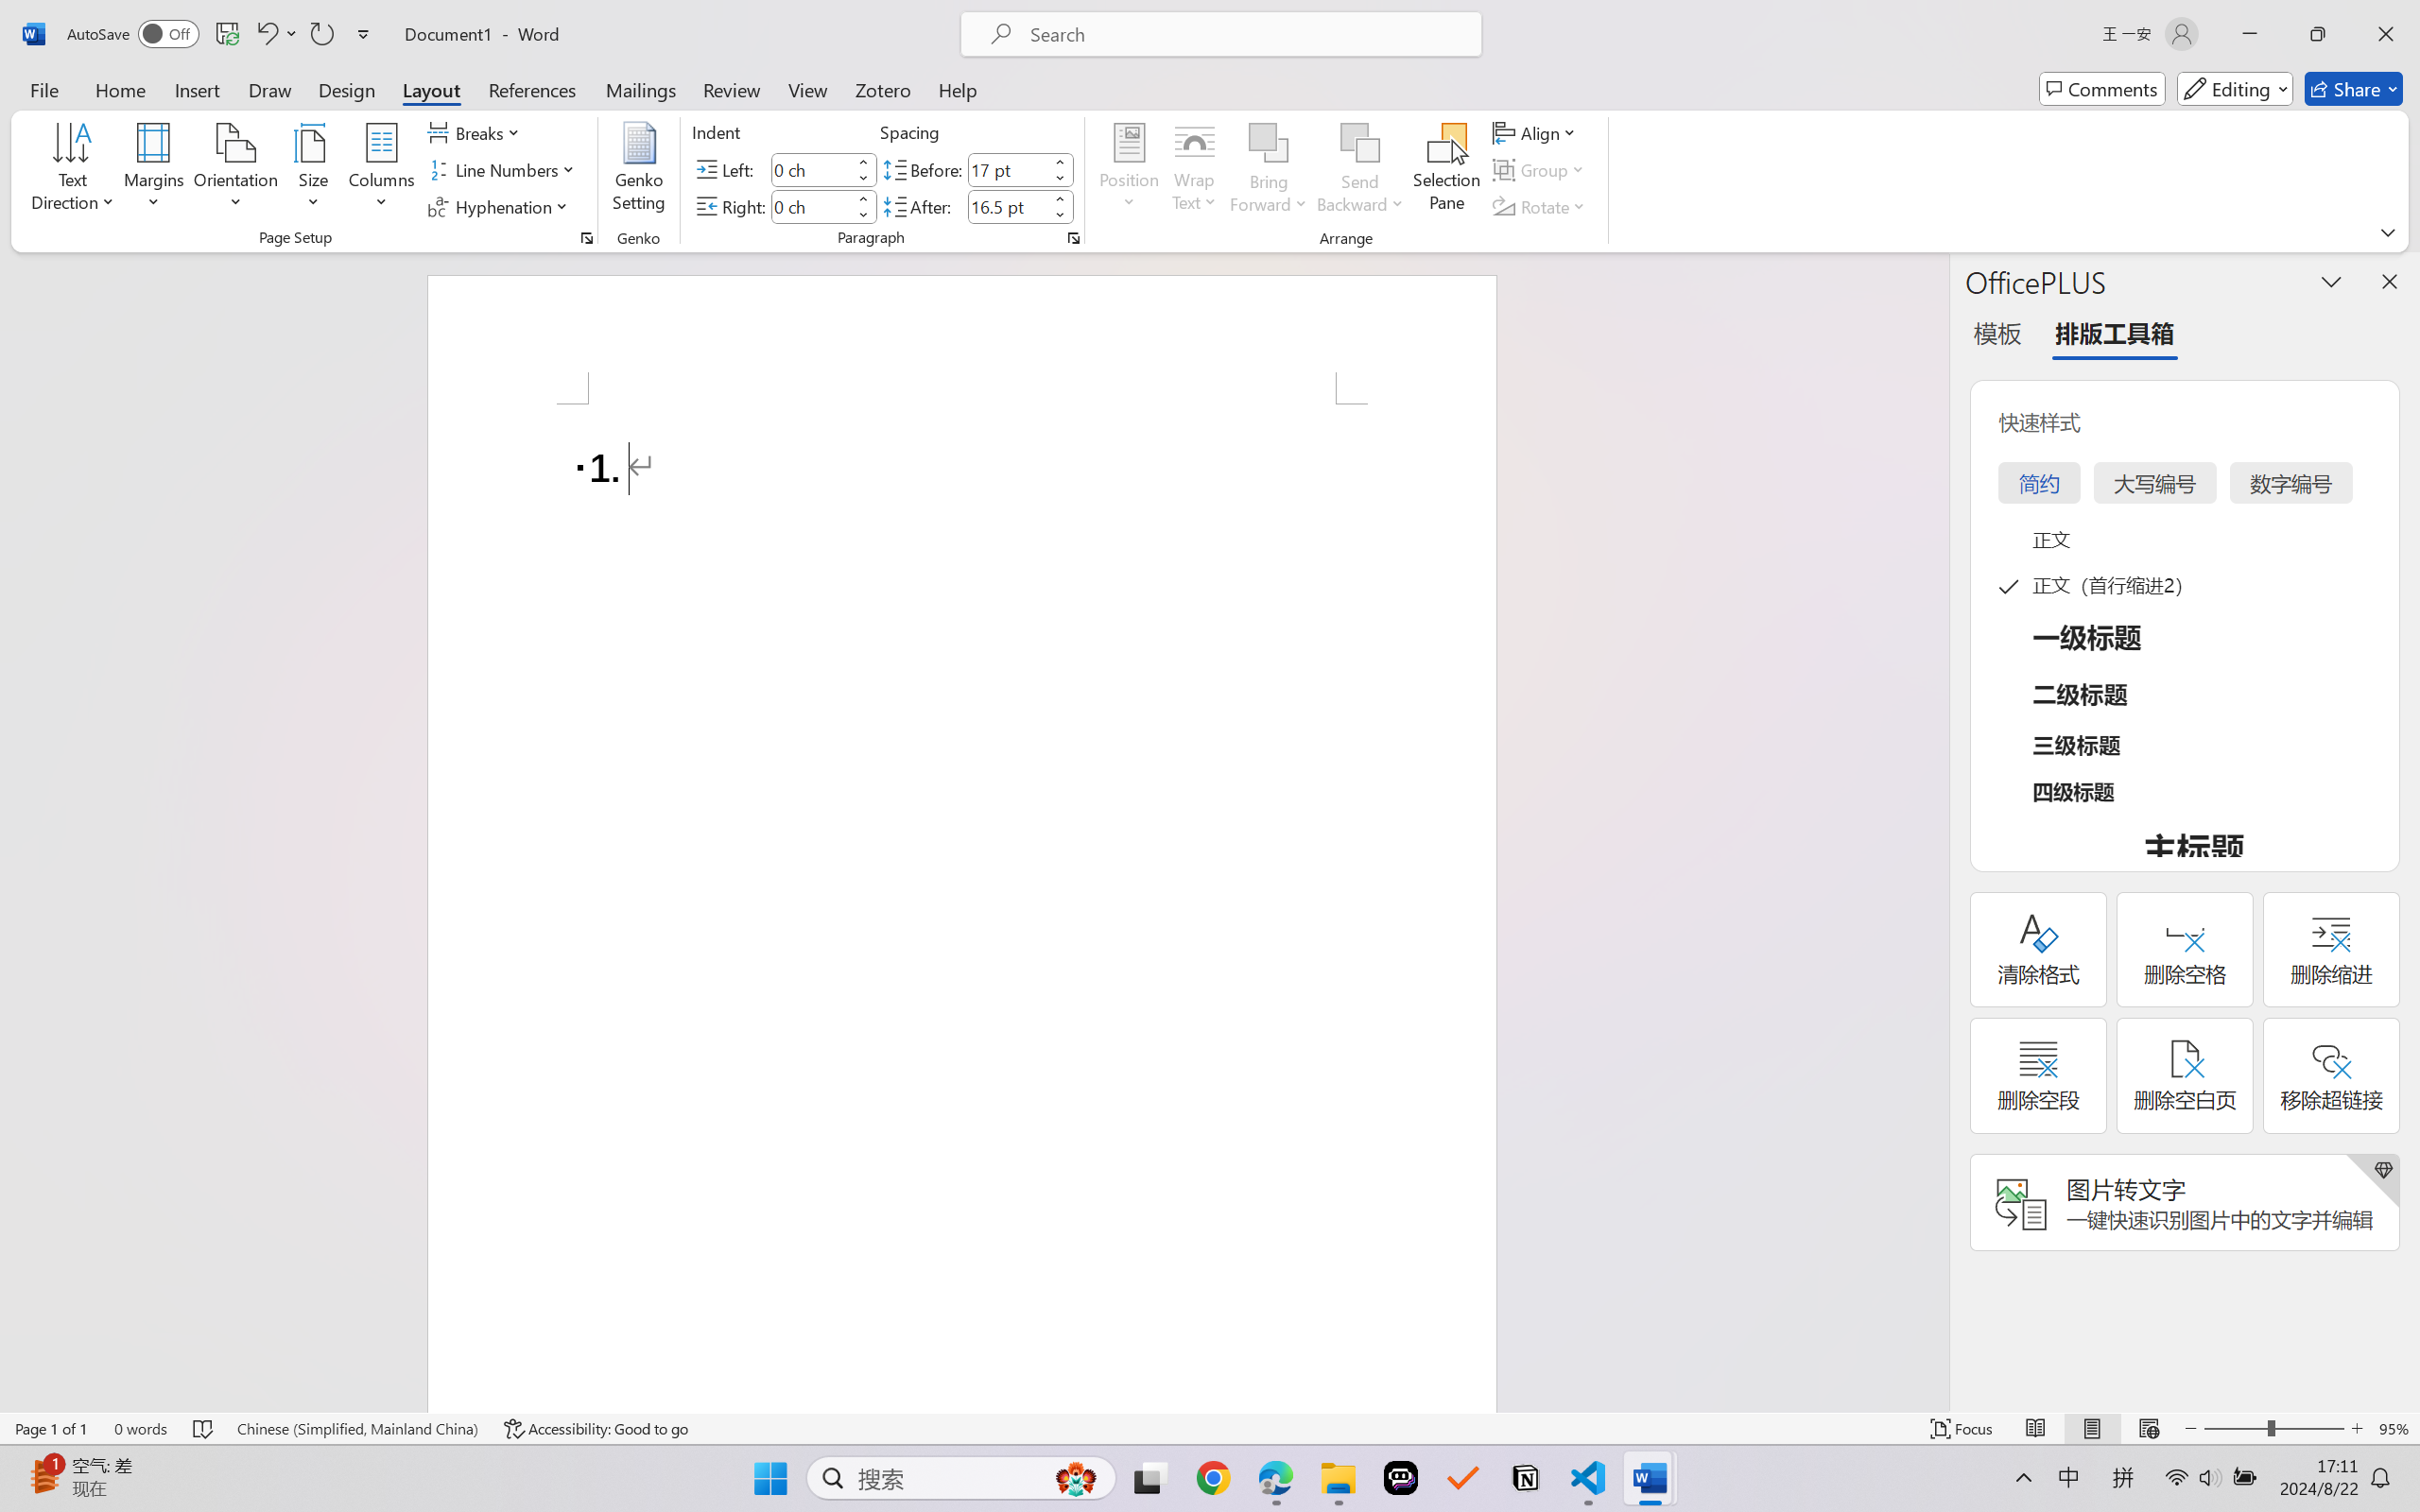  I want to click on 'Bring Forward', so click(1269, 143).